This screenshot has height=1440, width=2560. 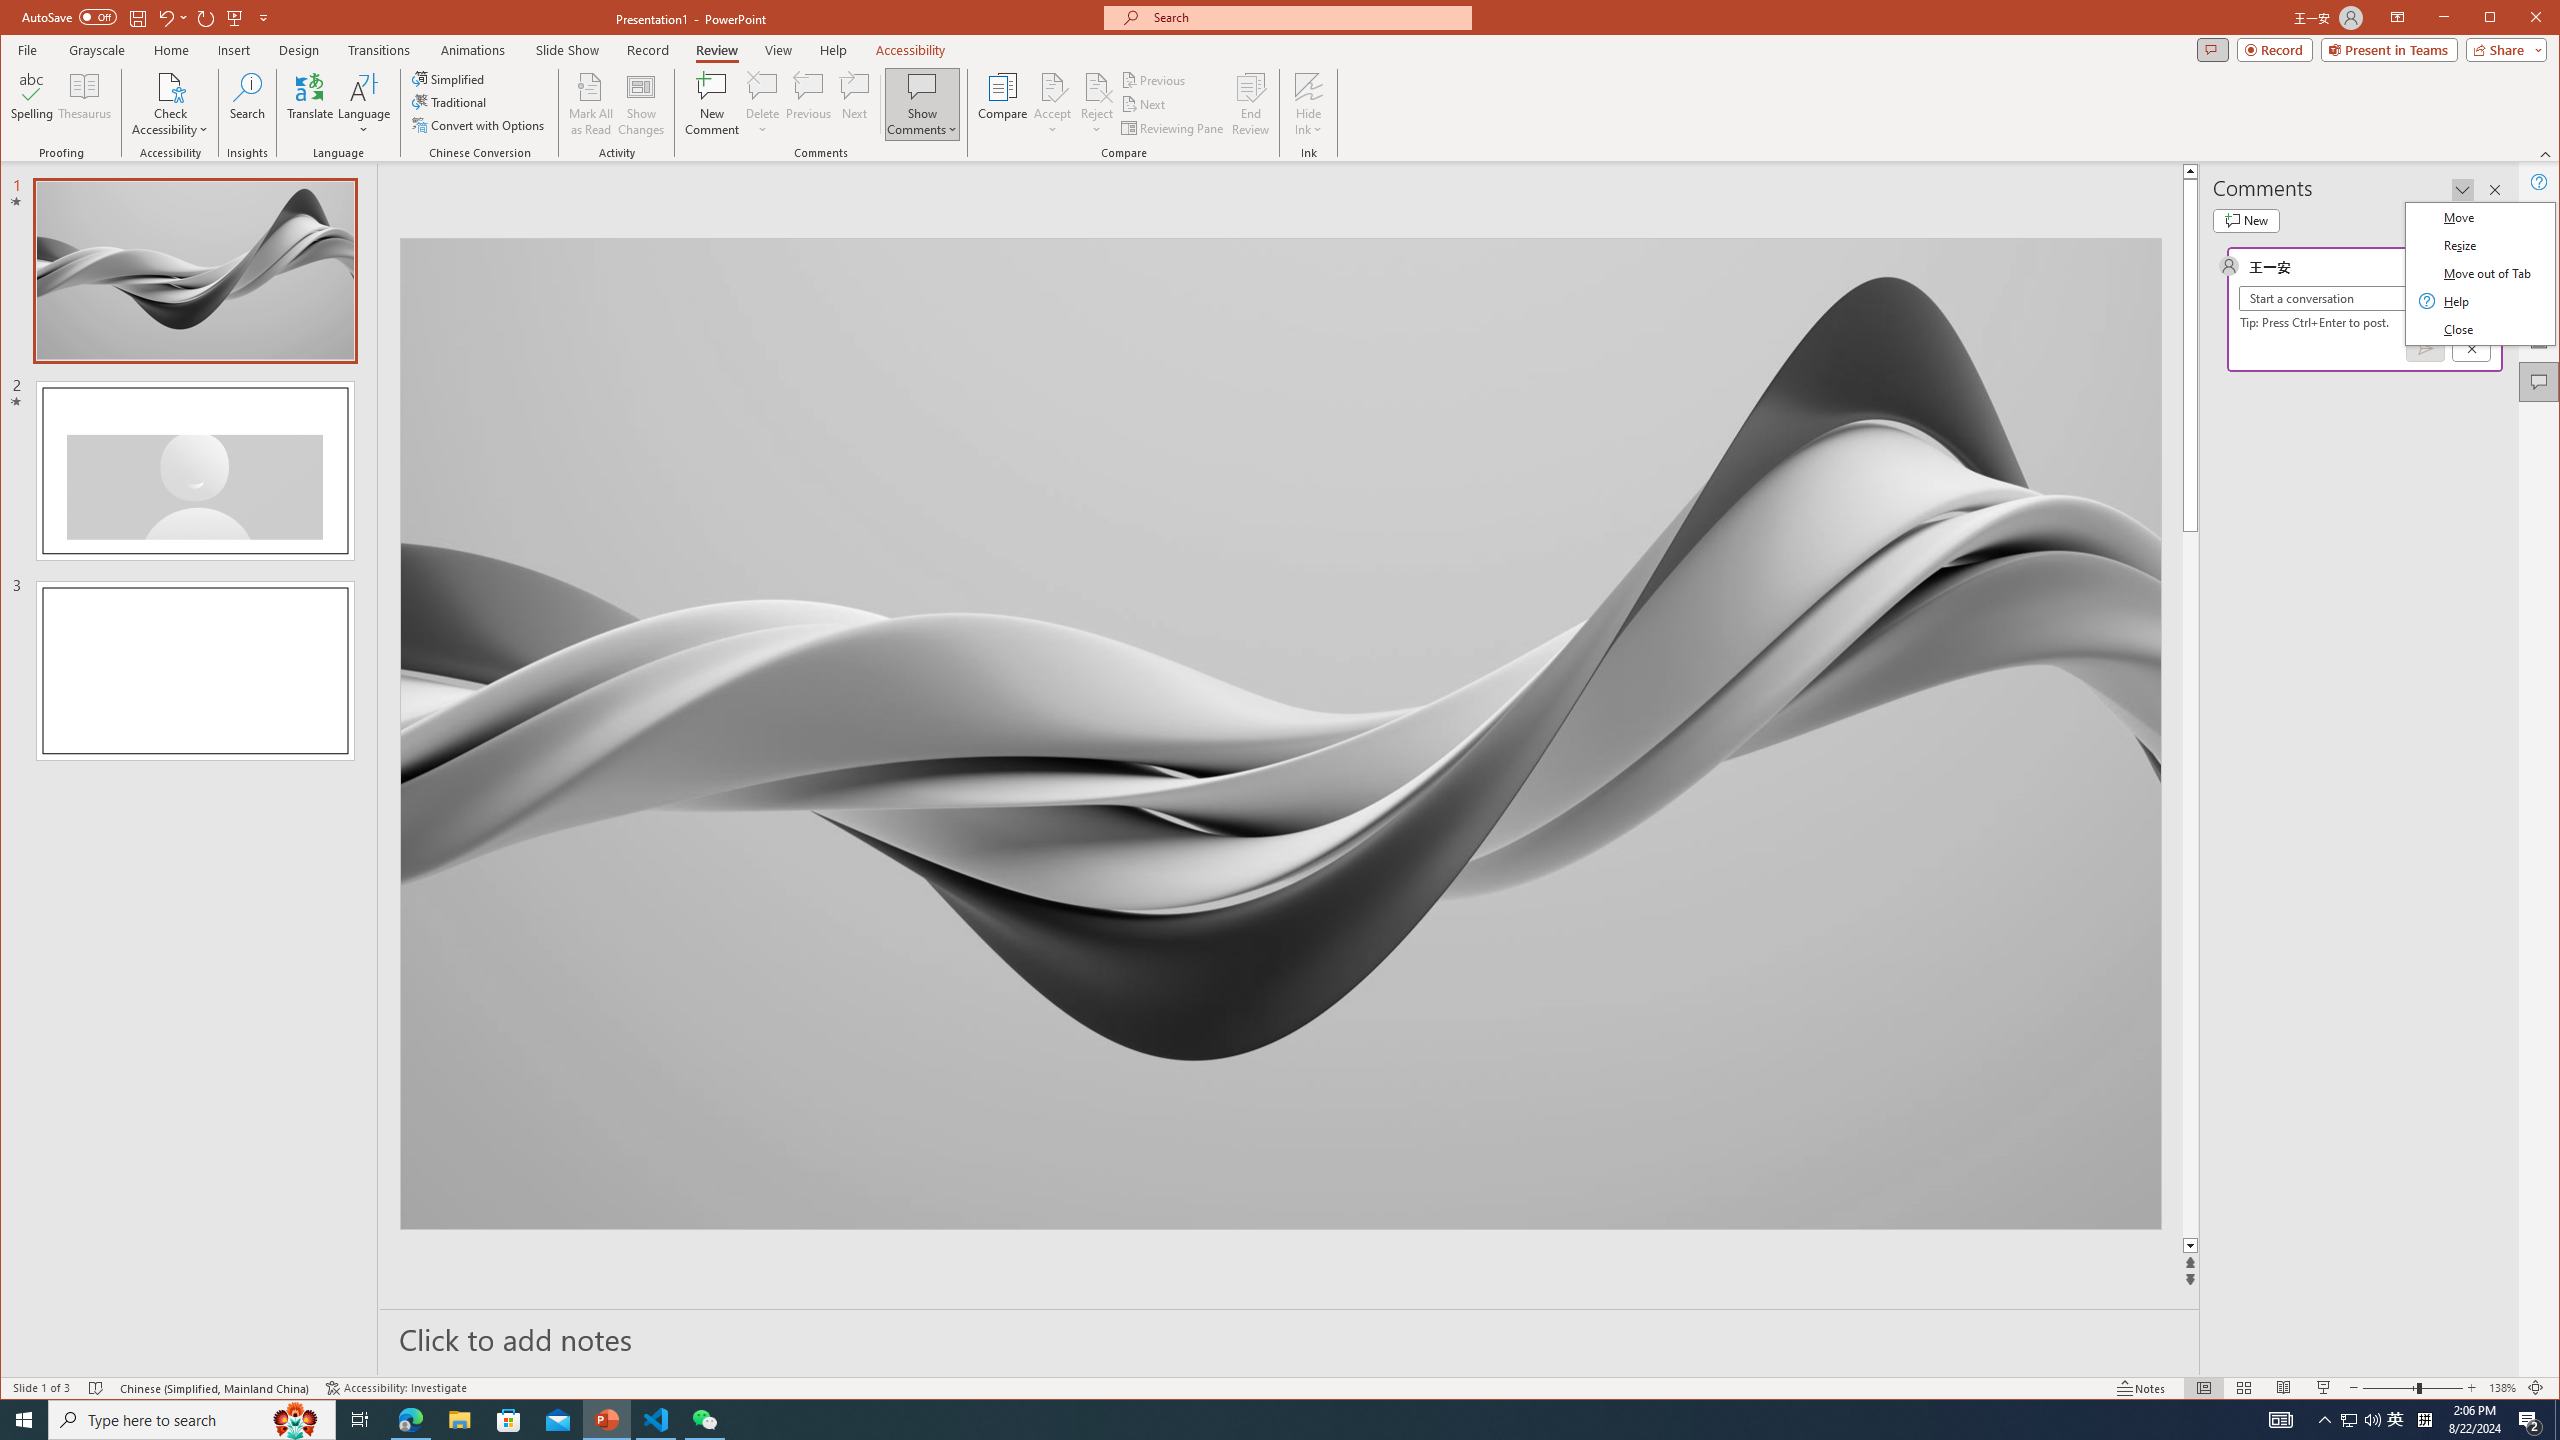 I want to click on 'Normal', so click(x=2204, y=1387).